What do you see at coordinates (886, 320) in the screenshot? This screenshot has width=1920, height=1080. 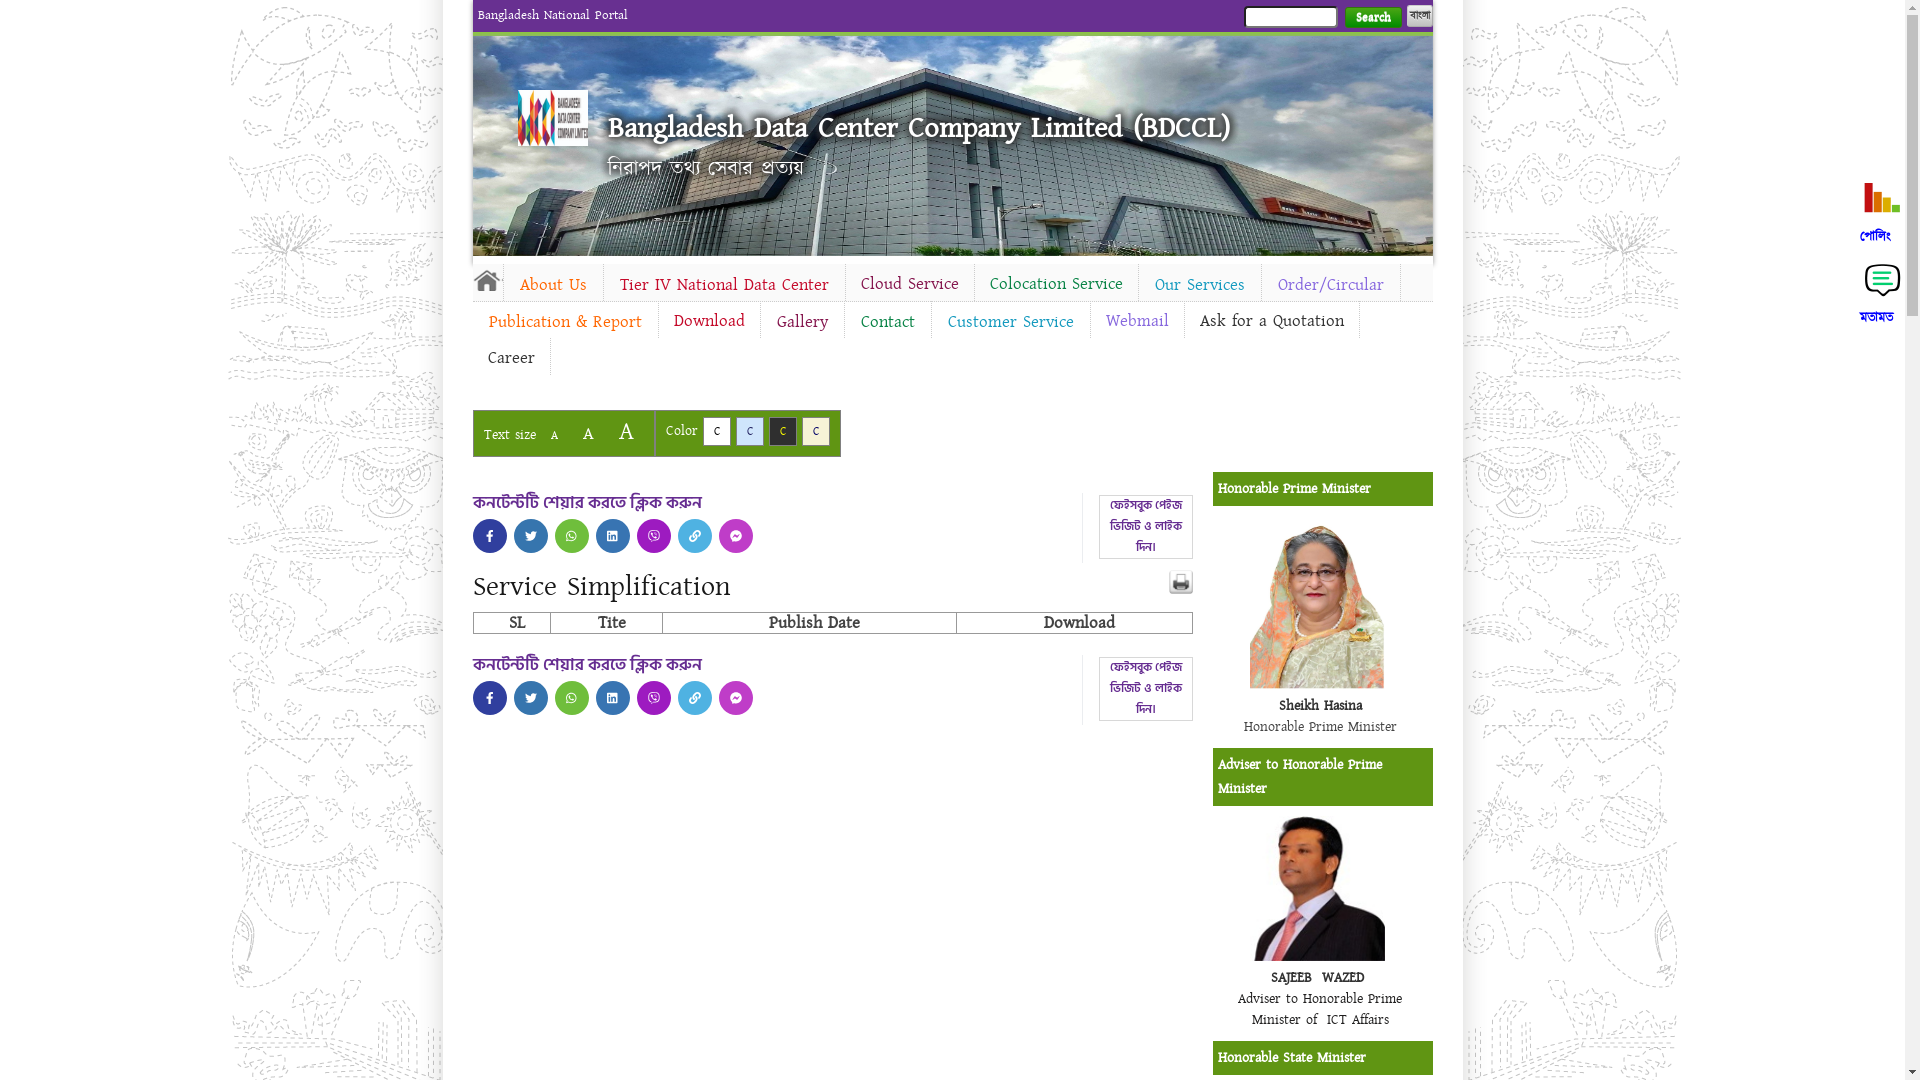 I see `'Contact'` at bounding box center [886, 320].